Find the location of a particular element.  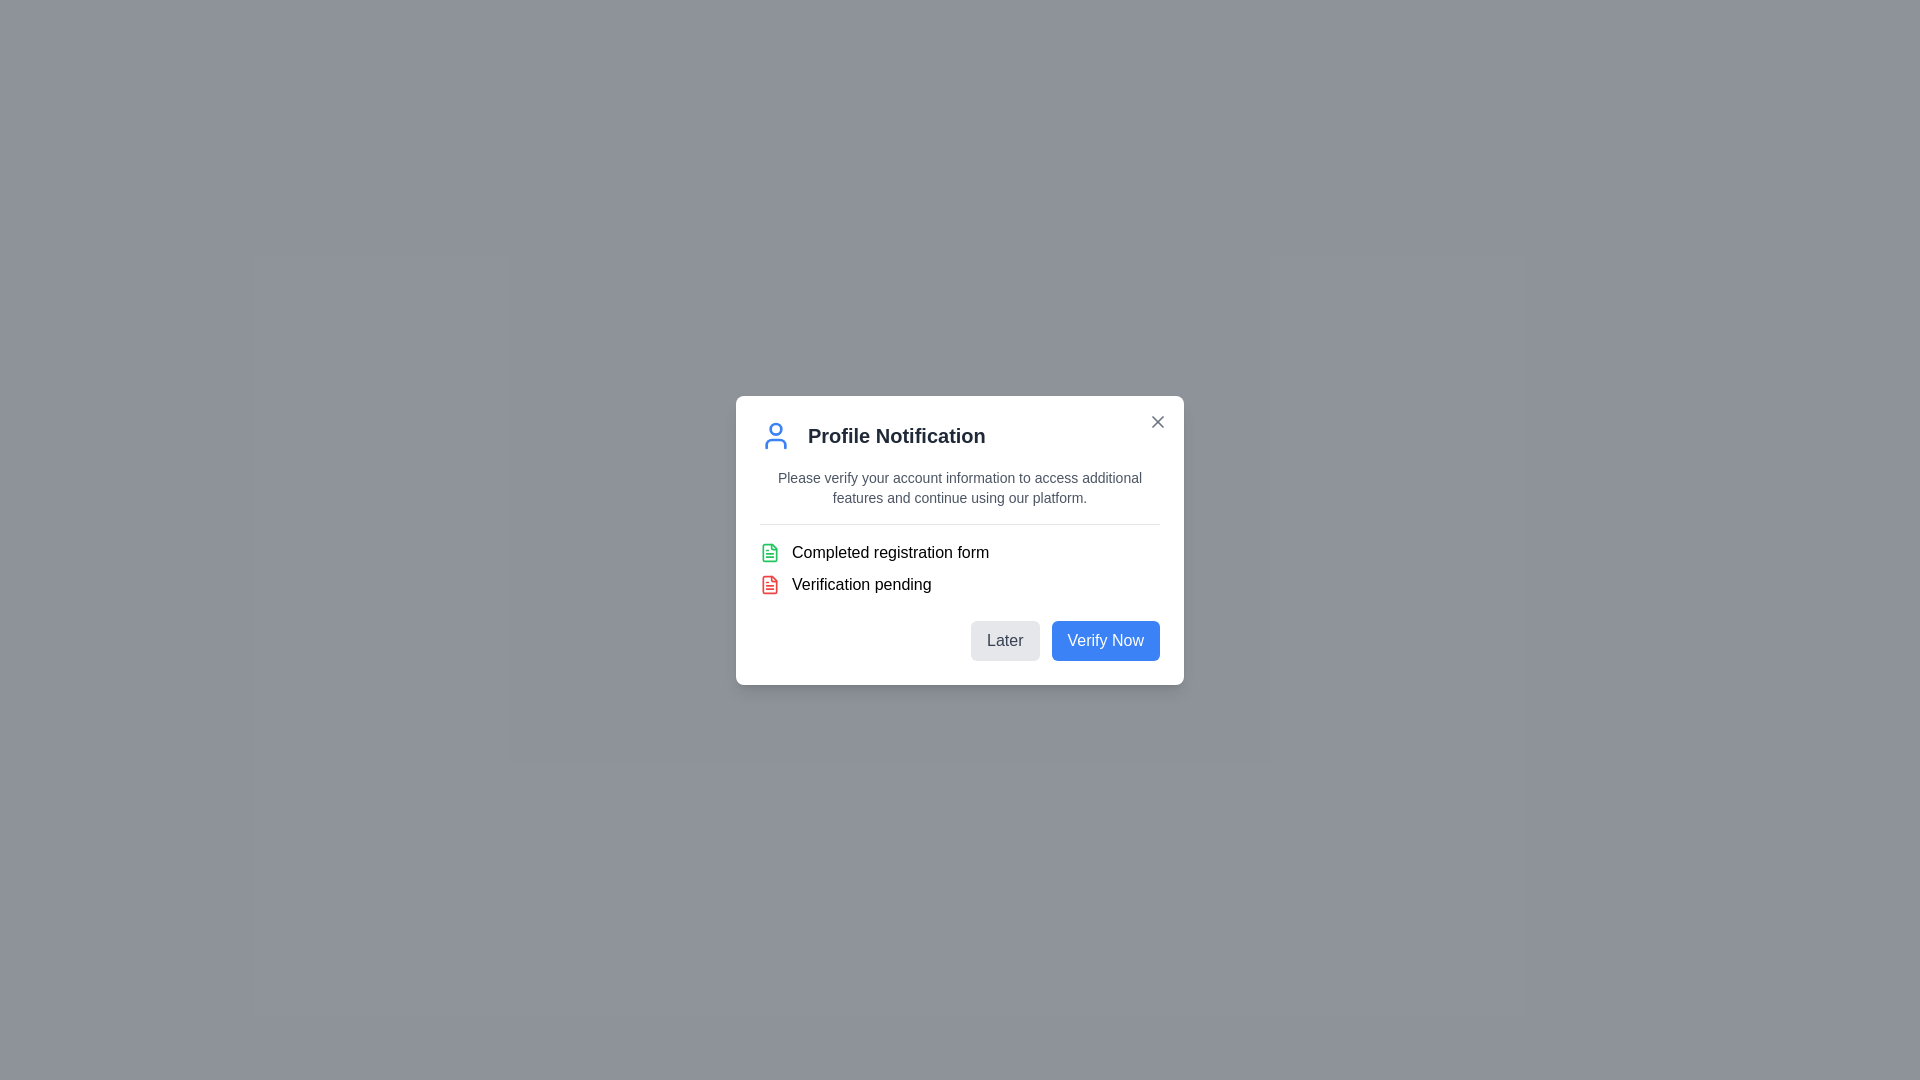

status label indicating the completion of the registration form in the 'Profile Notification' dialog, positioned above 'Verification pending' and next to a green document icon is located at coordinates (889, 552).